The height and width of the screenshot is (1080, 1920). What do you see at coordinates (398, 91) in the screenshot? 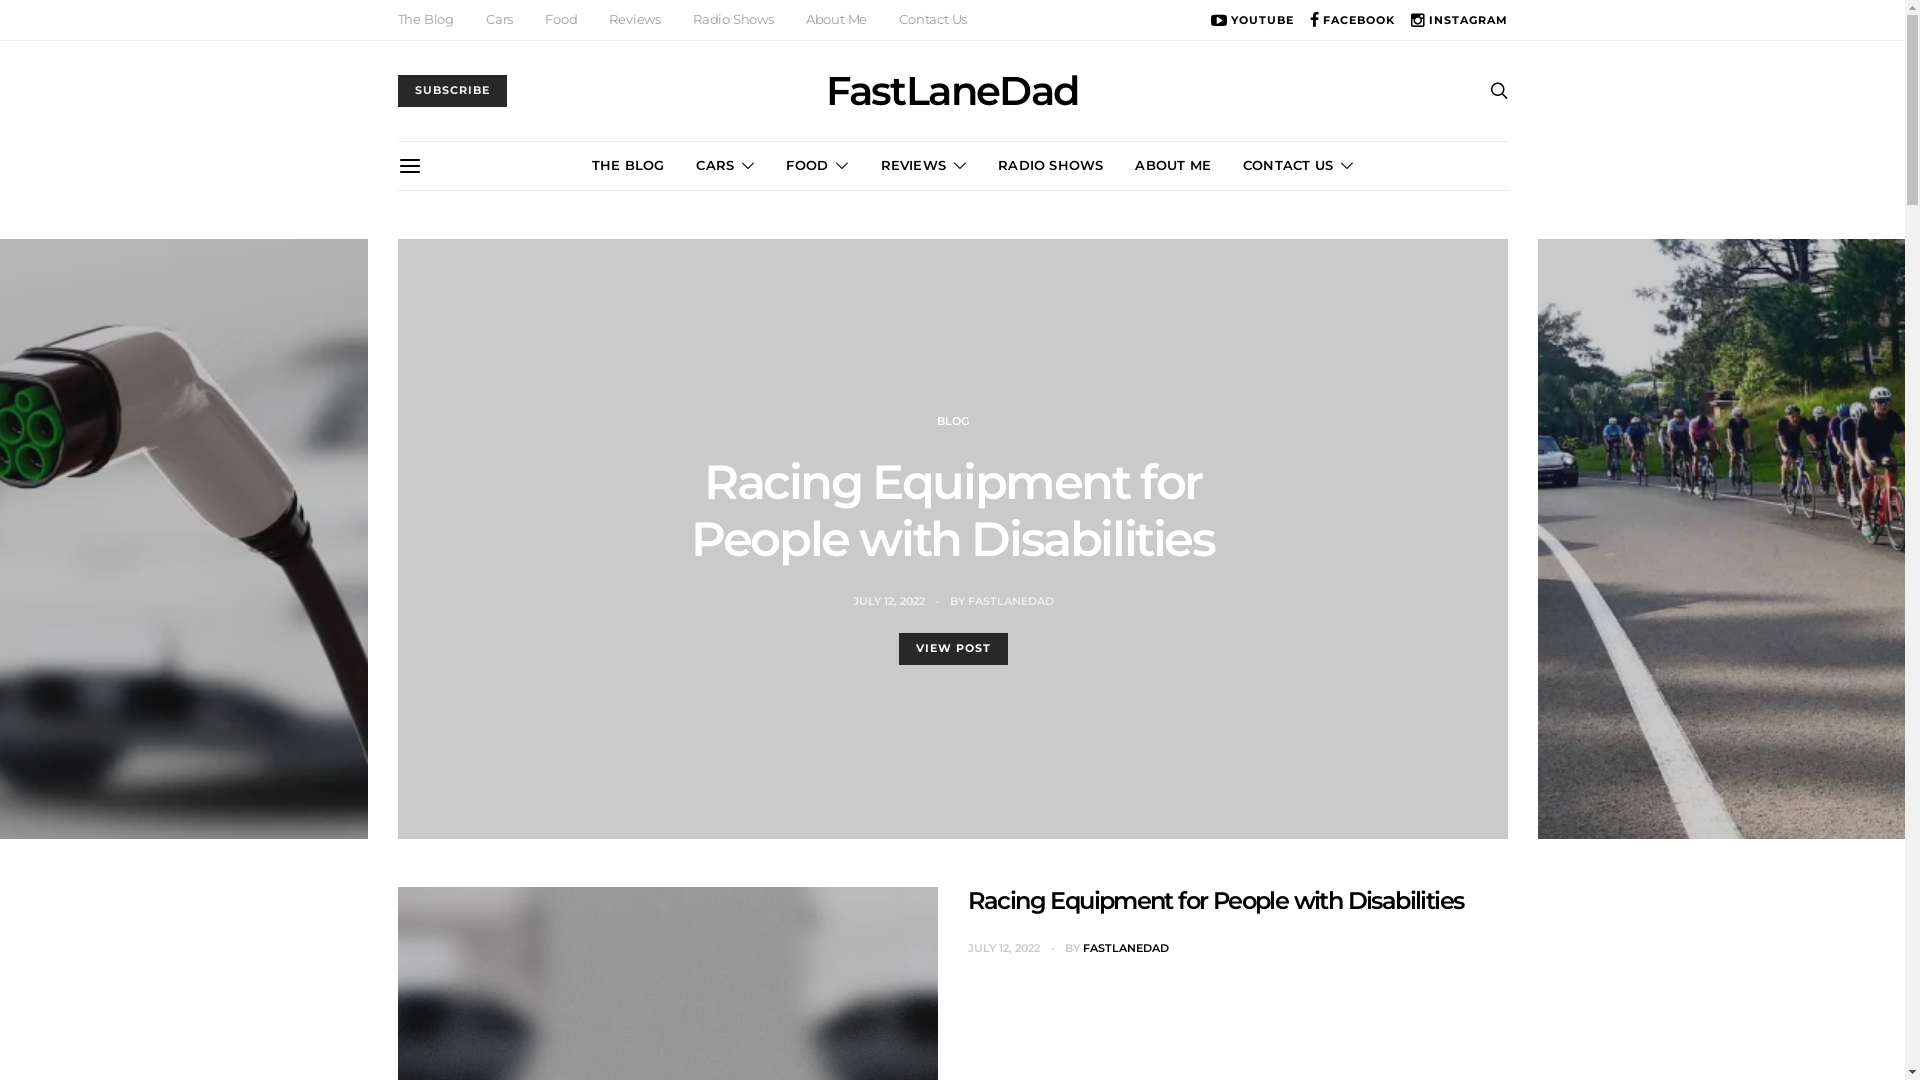
I see `'SUBSCRIBE'` at bounding box center [398, 91].